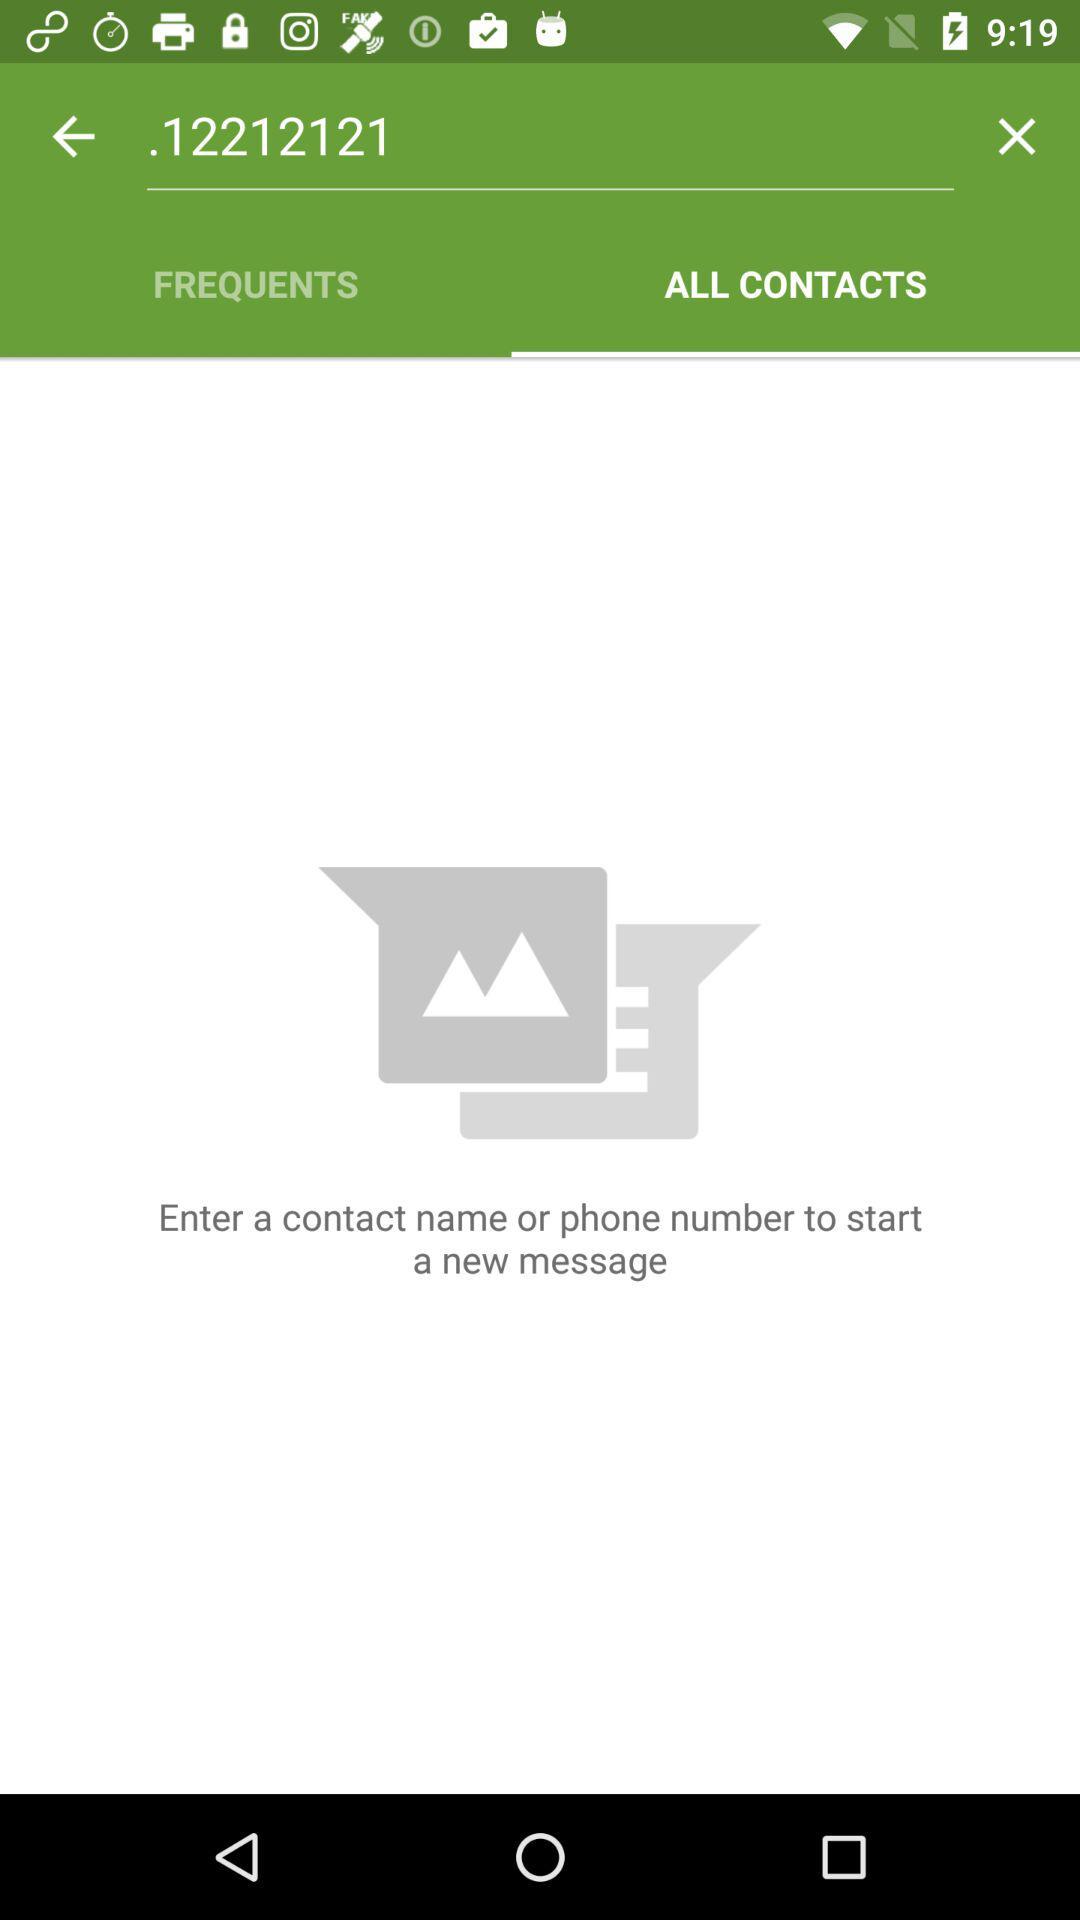  What do you see at coordinates (1017, 135) in the screenshot?
I see `item next to the .12212121 item` at bounding box center [1017, 135].